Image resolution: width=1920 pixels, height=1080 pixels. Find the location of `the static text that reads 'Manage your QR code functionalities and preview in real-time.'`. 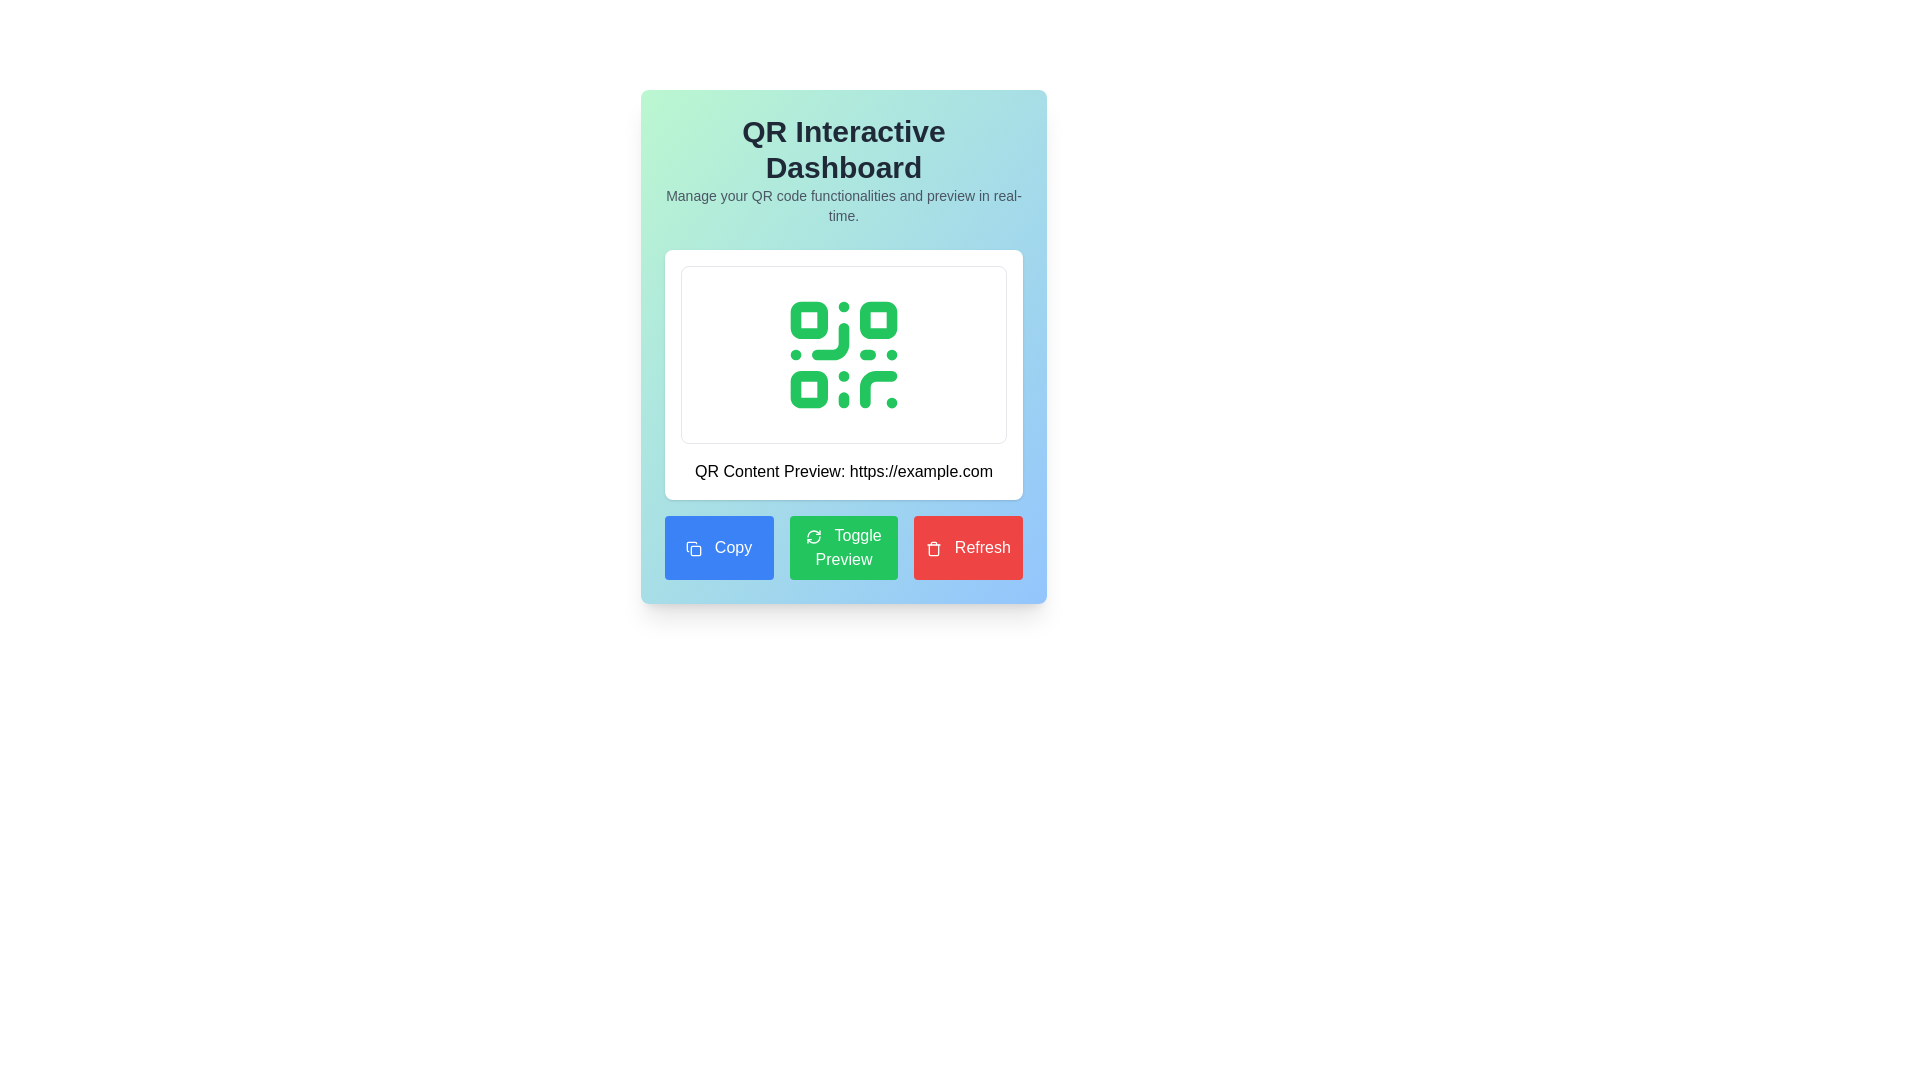

the static text that reads 'Manage your QR code functionalities and preview in real-time.' is located at coordinates (844, 205).